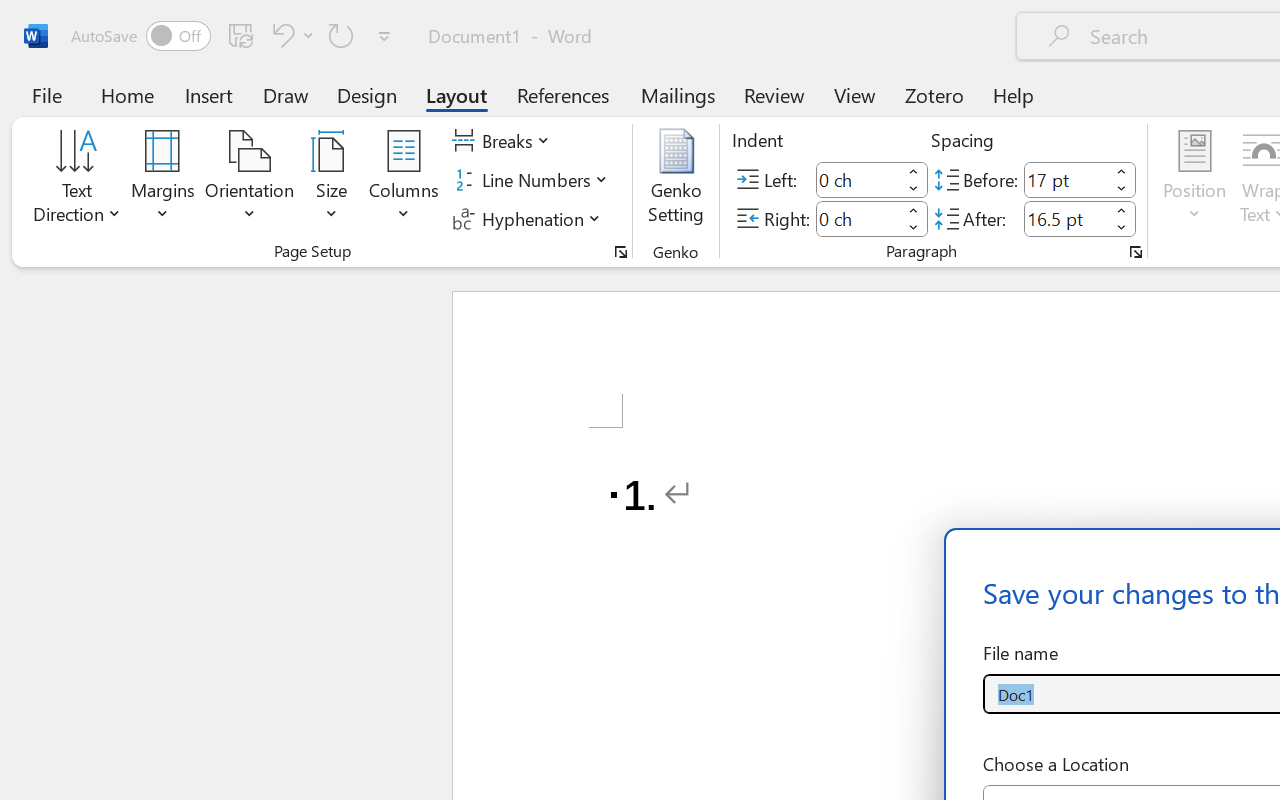 This screenshot has width=1280, height=800. Describe the element at coordinates (249, 179) in the screenshot. I see `'Orientation'` at that location.